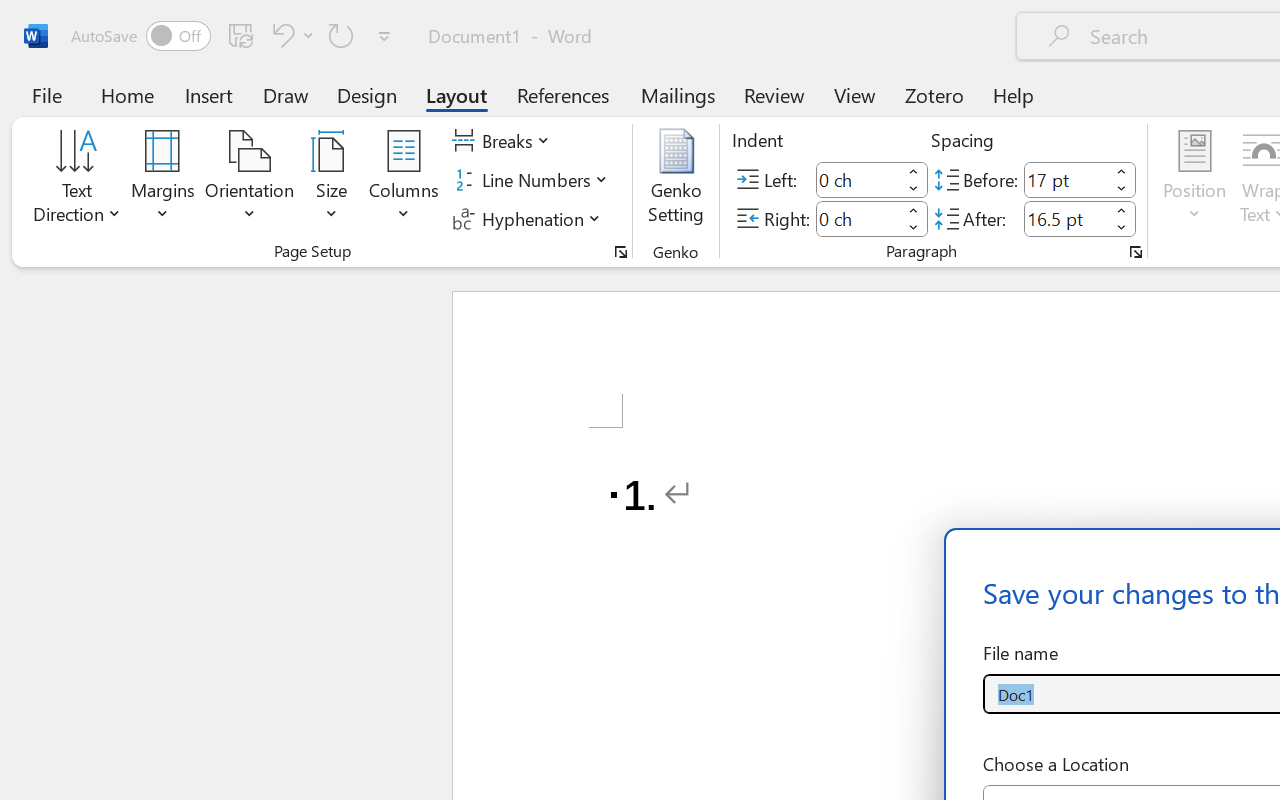 This screenshot has width=1280, height=800. Describe the element at coordinates (249, 179) in the screenshot. I see `'Orientation'` at that location.